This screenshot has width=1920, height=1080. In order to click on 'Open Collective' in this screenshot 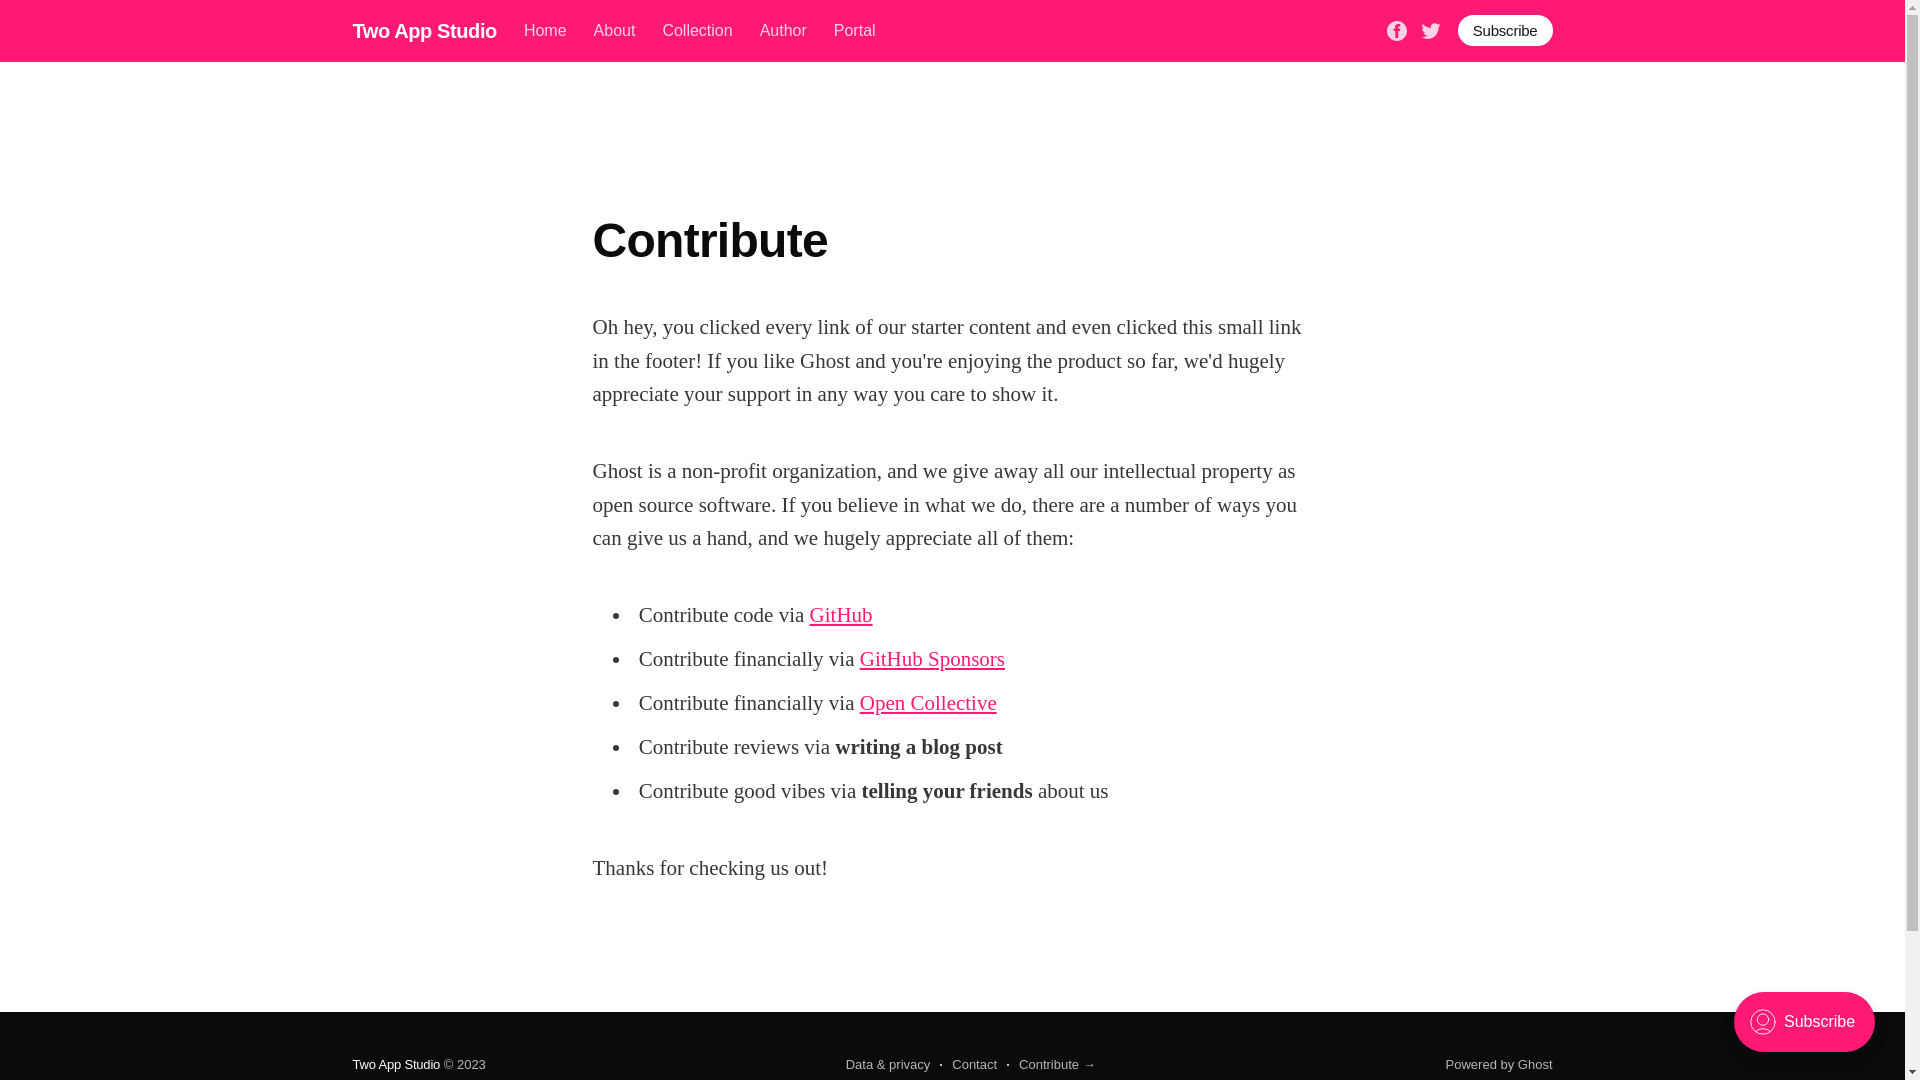, I will do `click(927, 701)`.